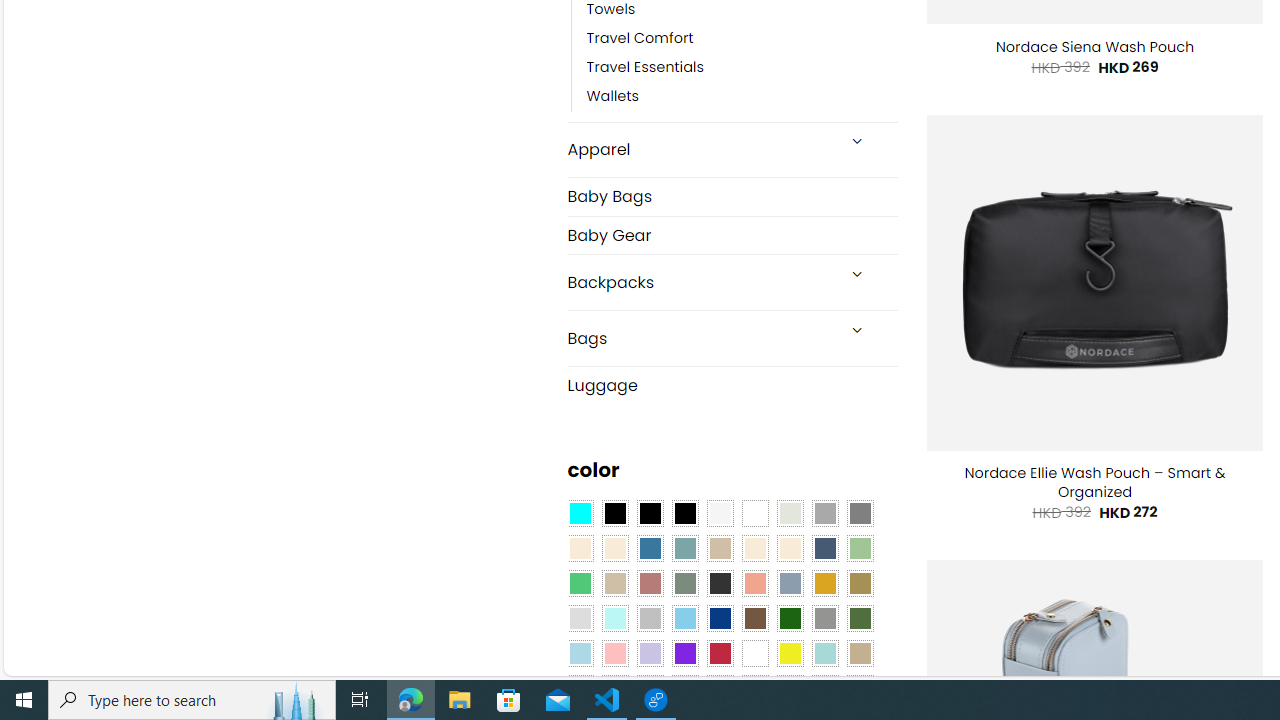  I want to click on 'Yellow', so click(788, 653).